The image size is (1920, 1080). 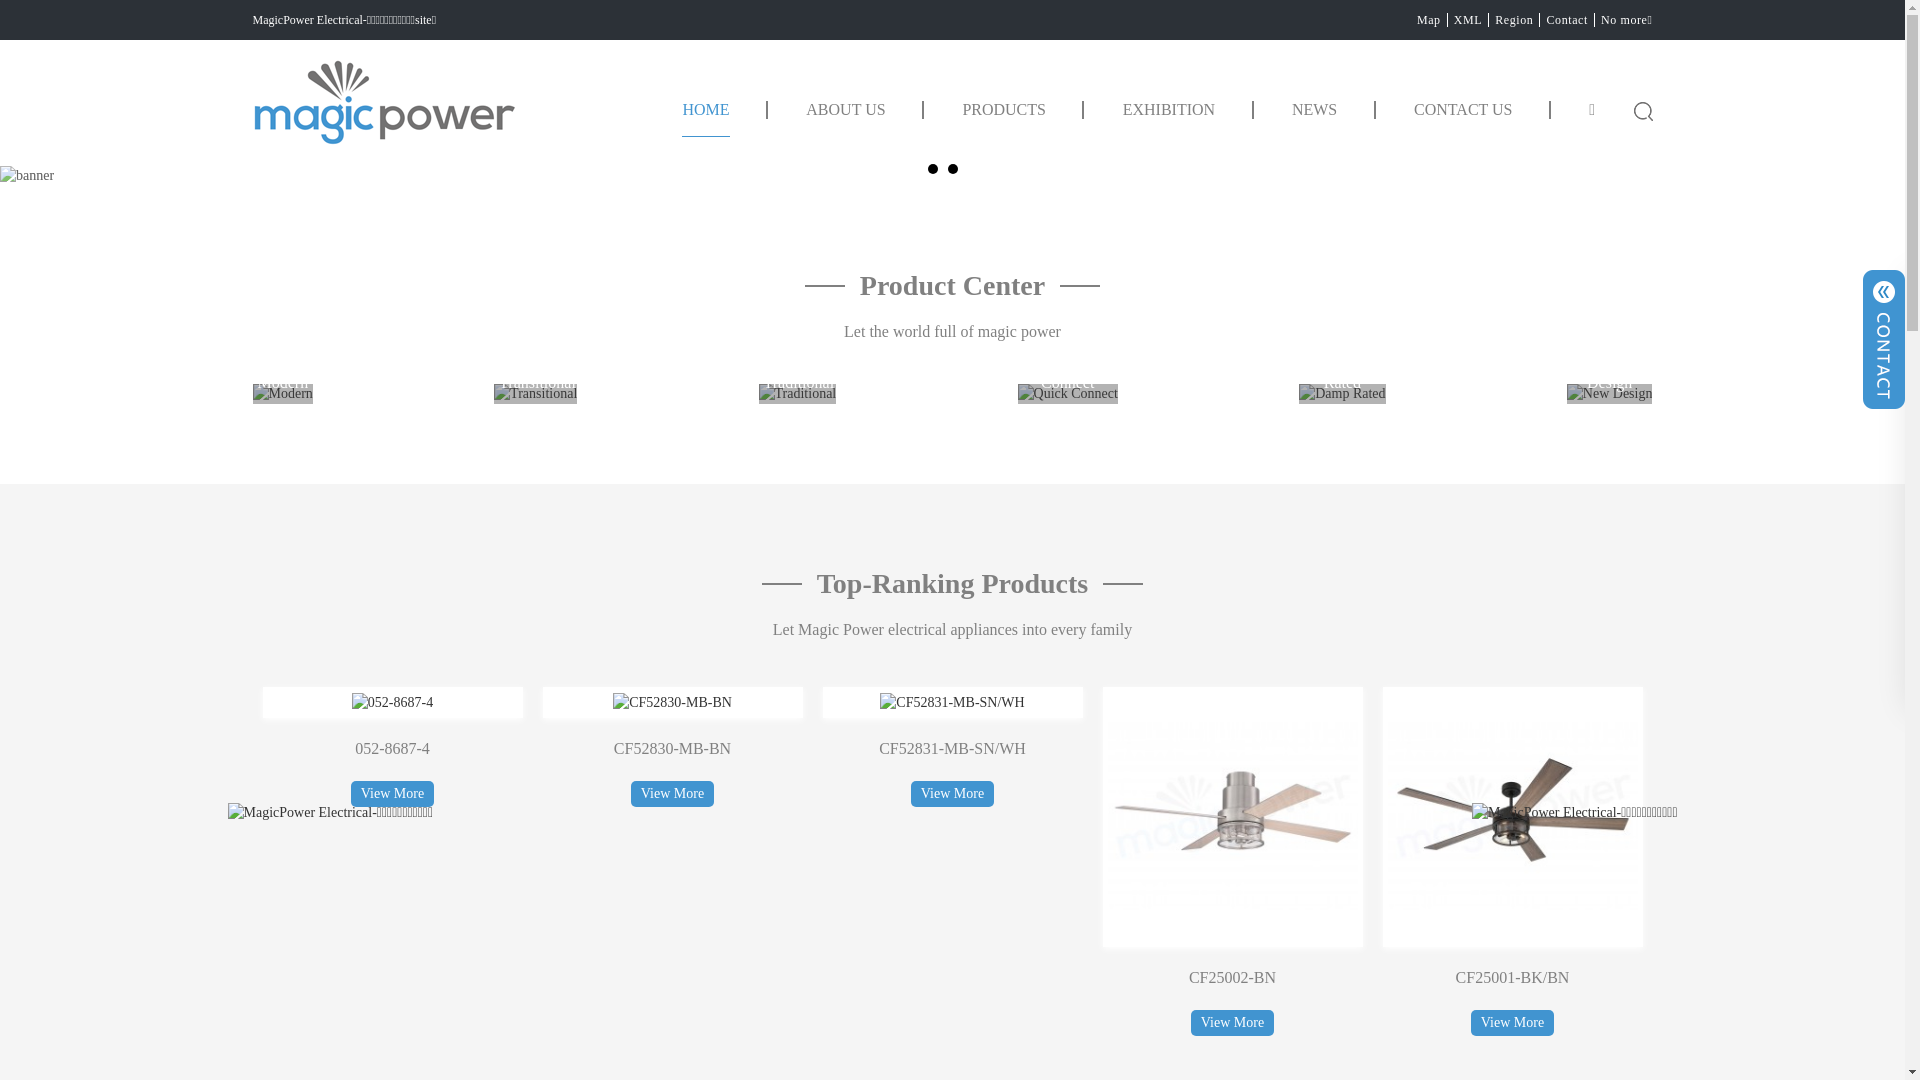 I want to click on 'XML', so click(x=1448, y=19).